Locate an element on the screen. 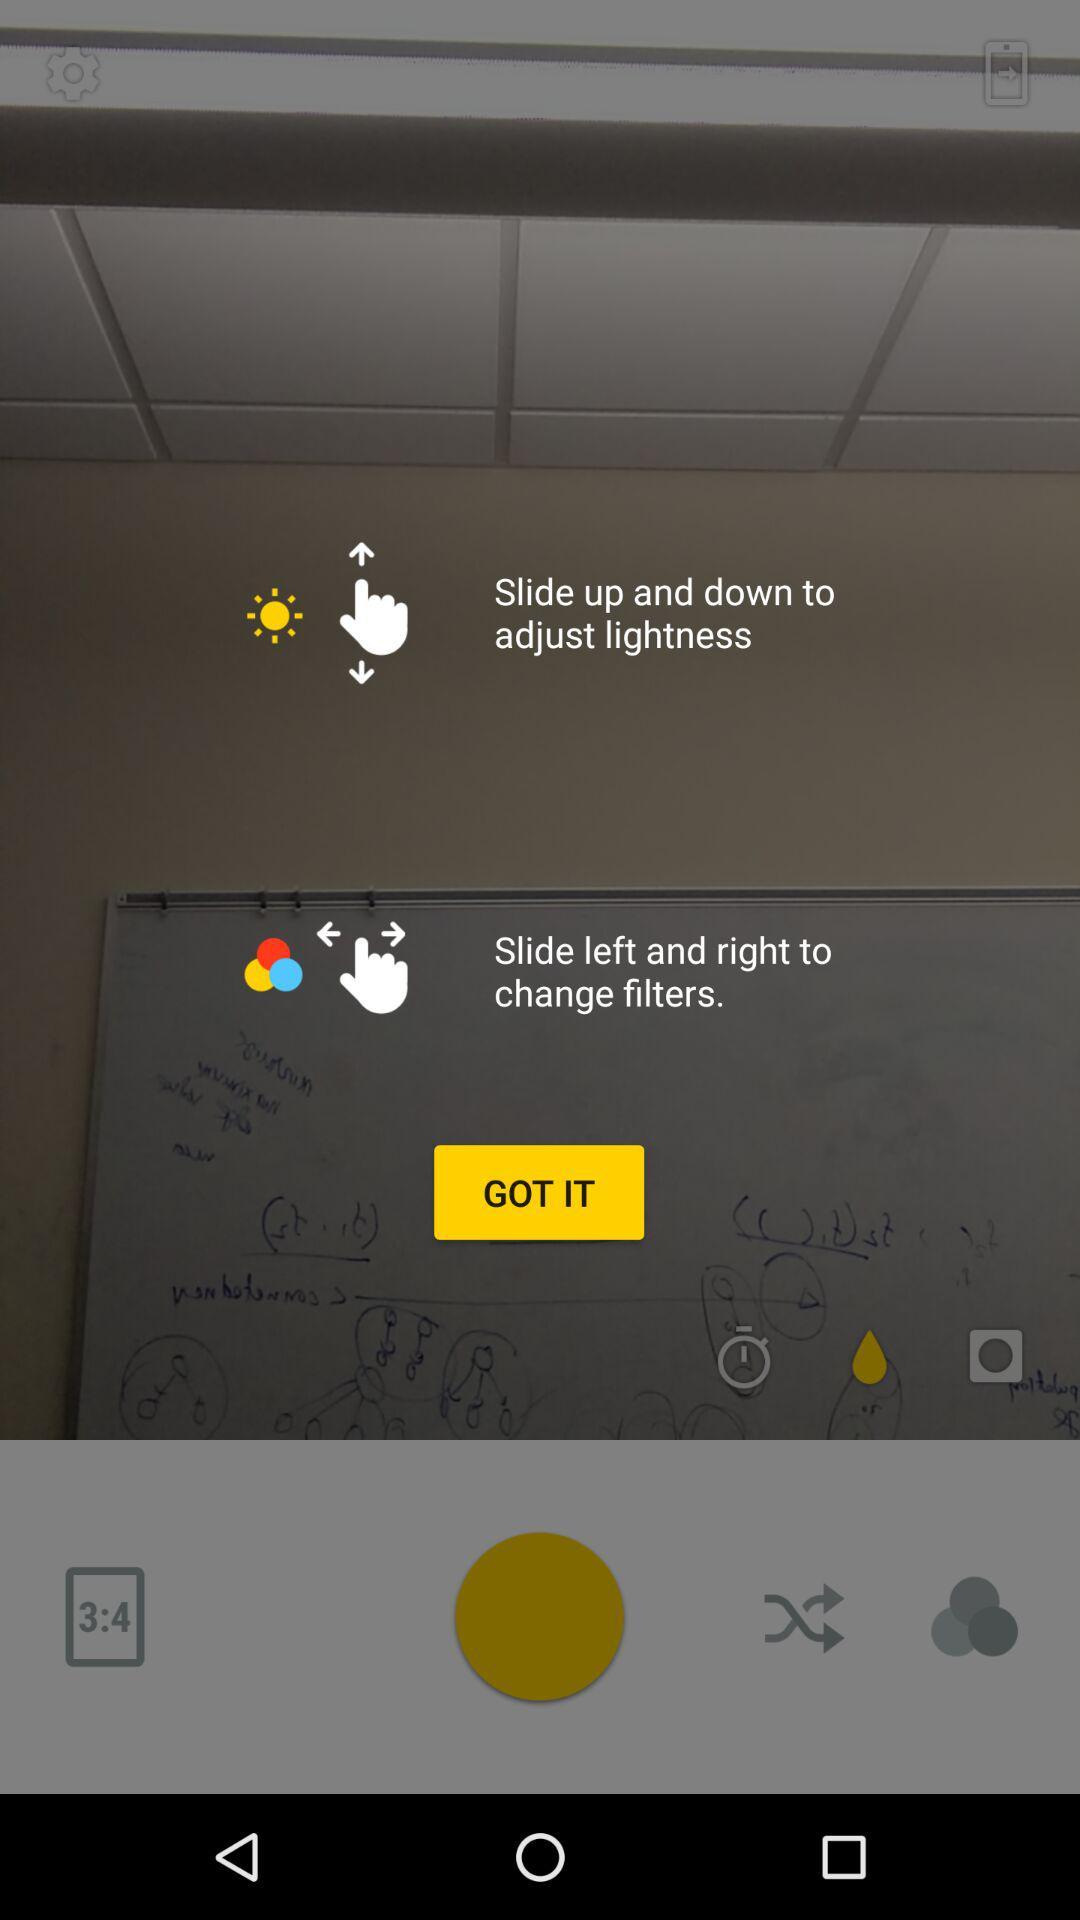  options is located at coordinates (538, 1616).